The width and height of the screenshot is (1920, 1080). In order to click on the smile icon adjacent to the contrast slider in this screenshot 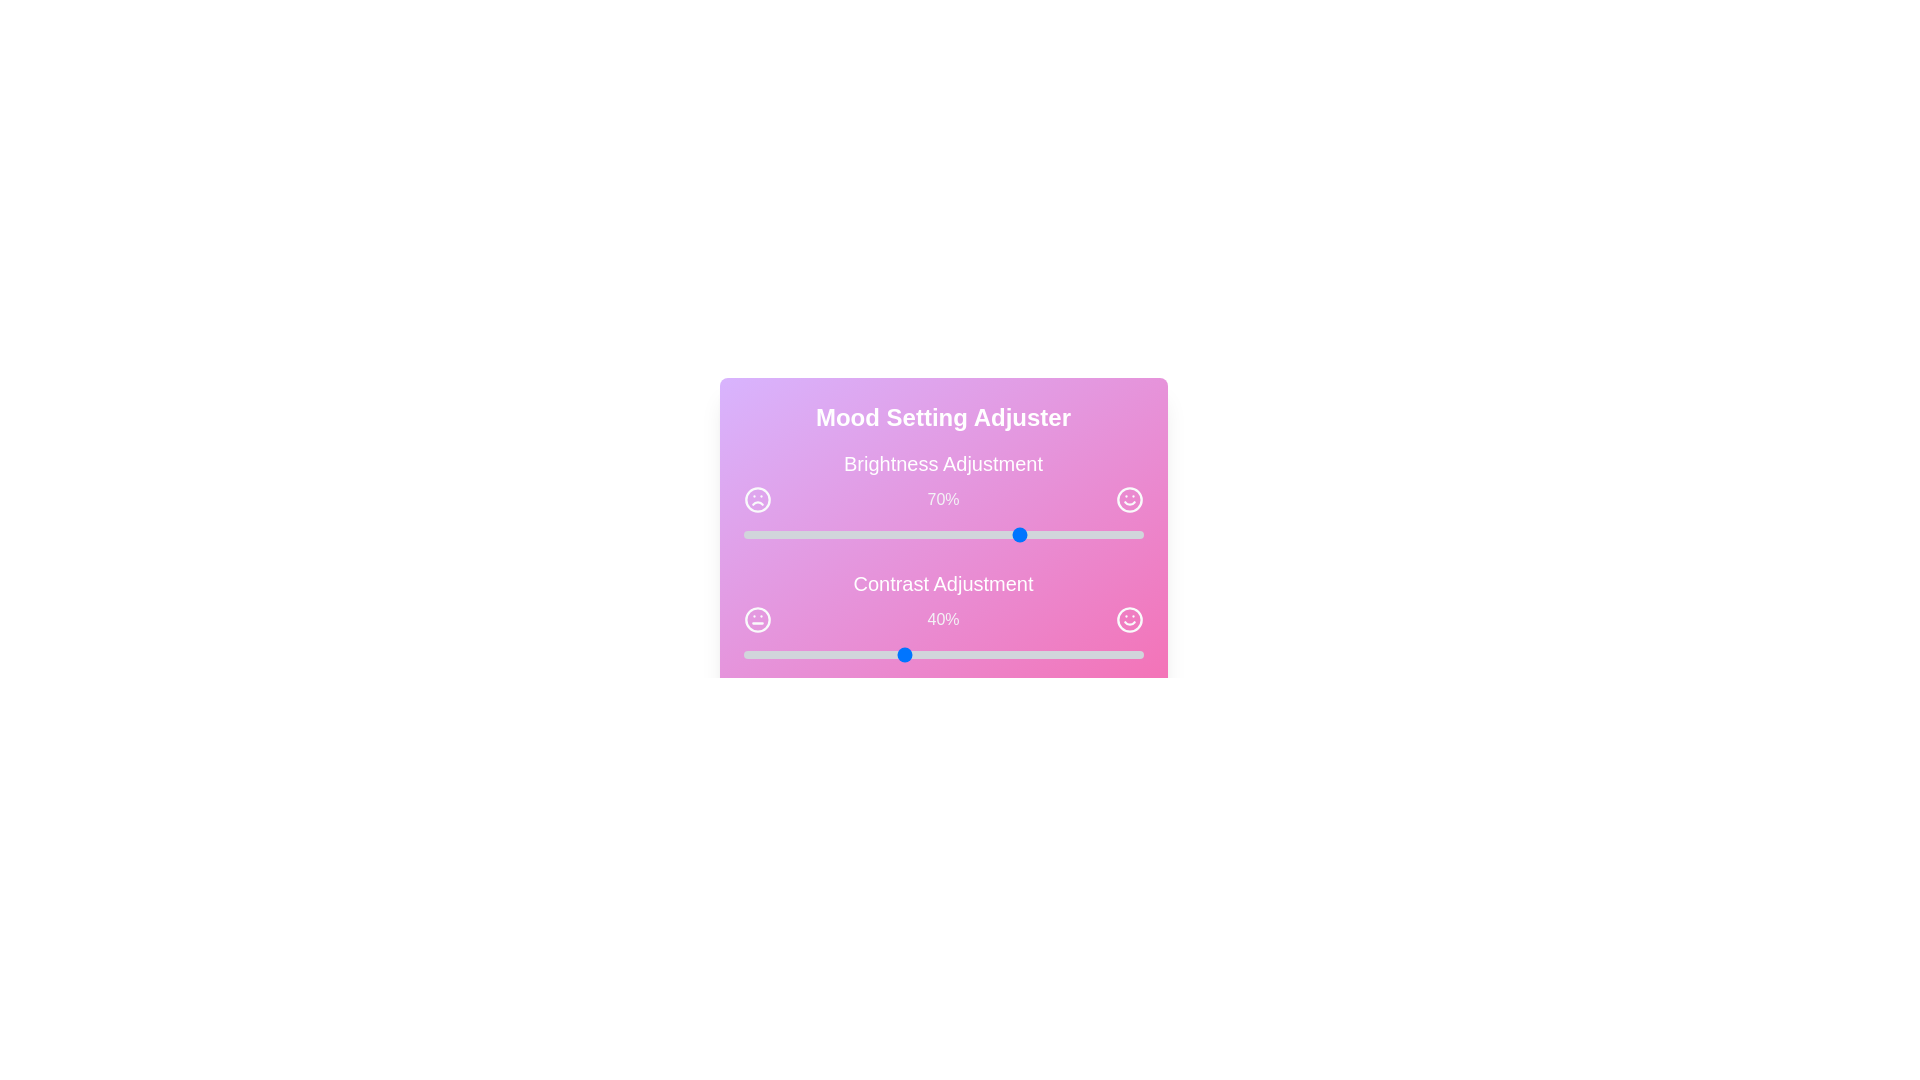, I will do `click(1129, 619)`.